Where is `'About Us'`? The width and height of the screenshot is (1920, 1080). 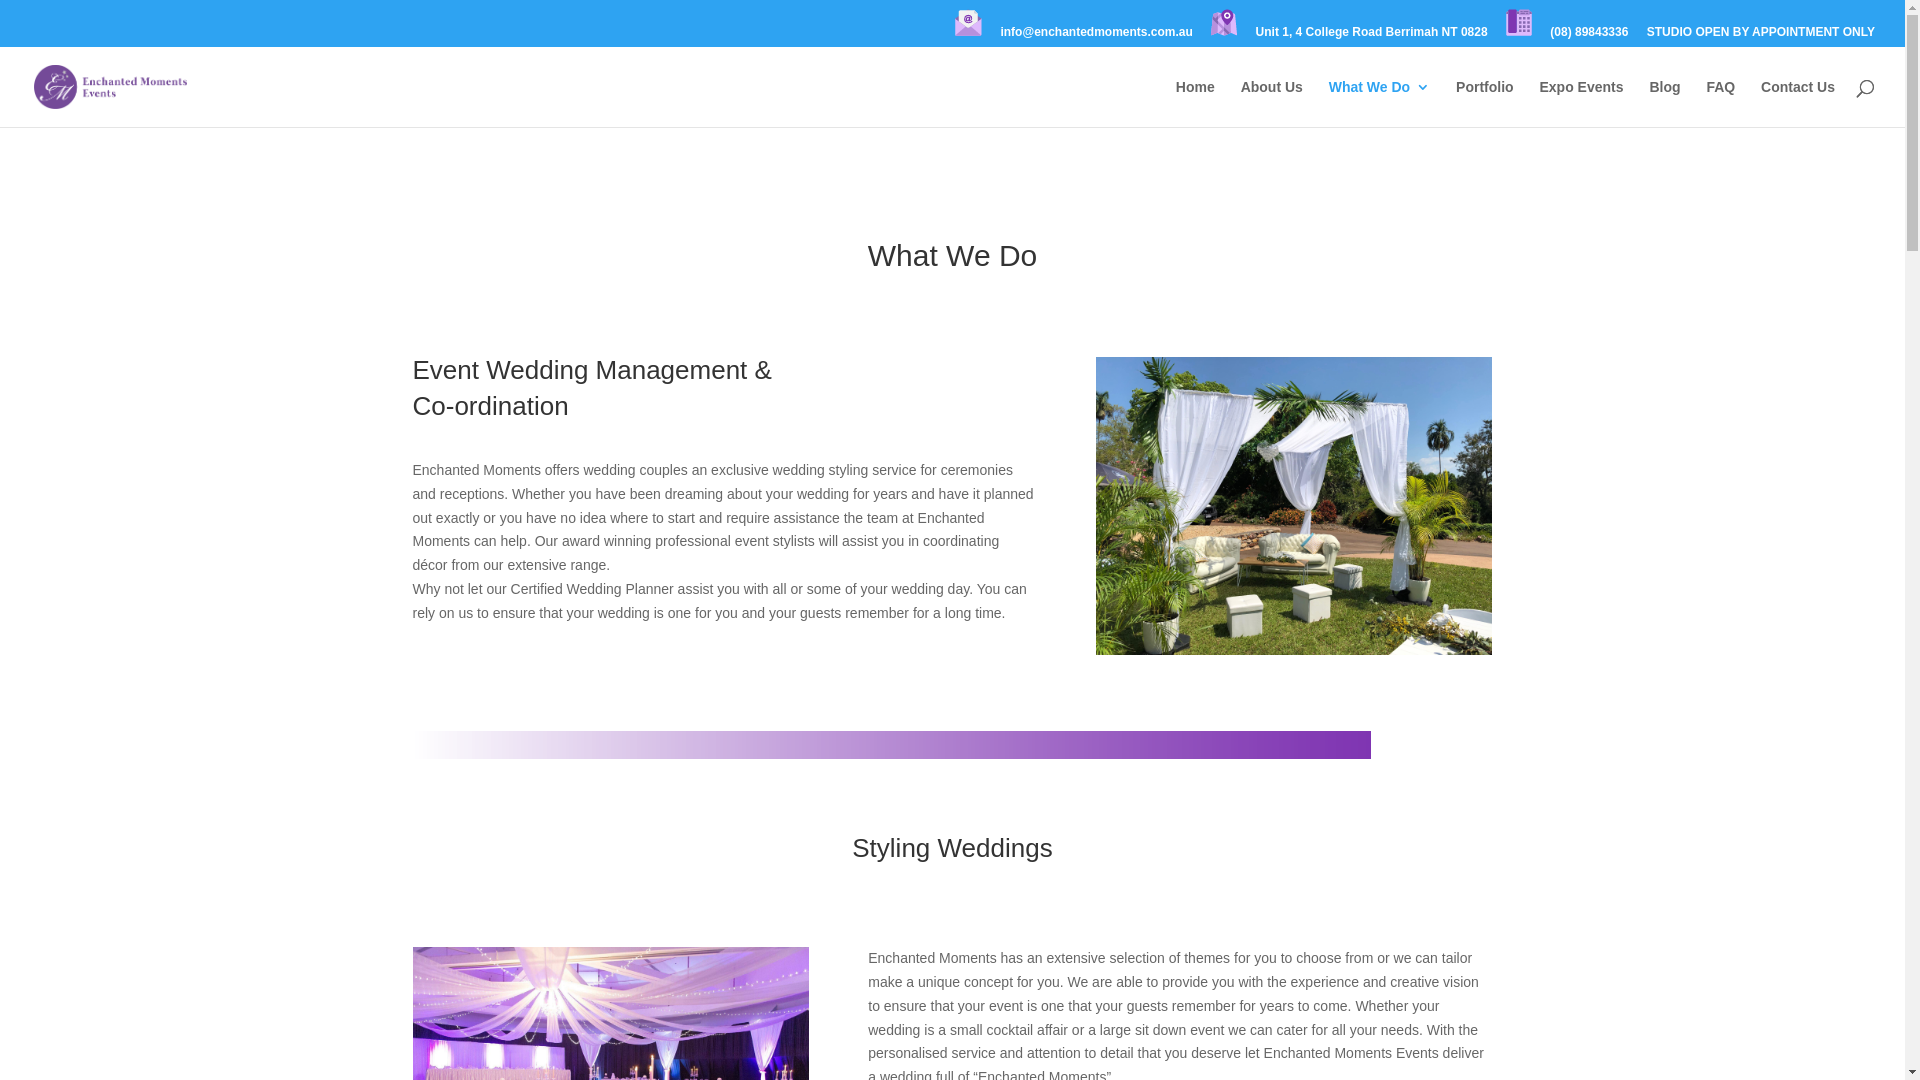
'About Us' is located at coordinates (1271, 103).